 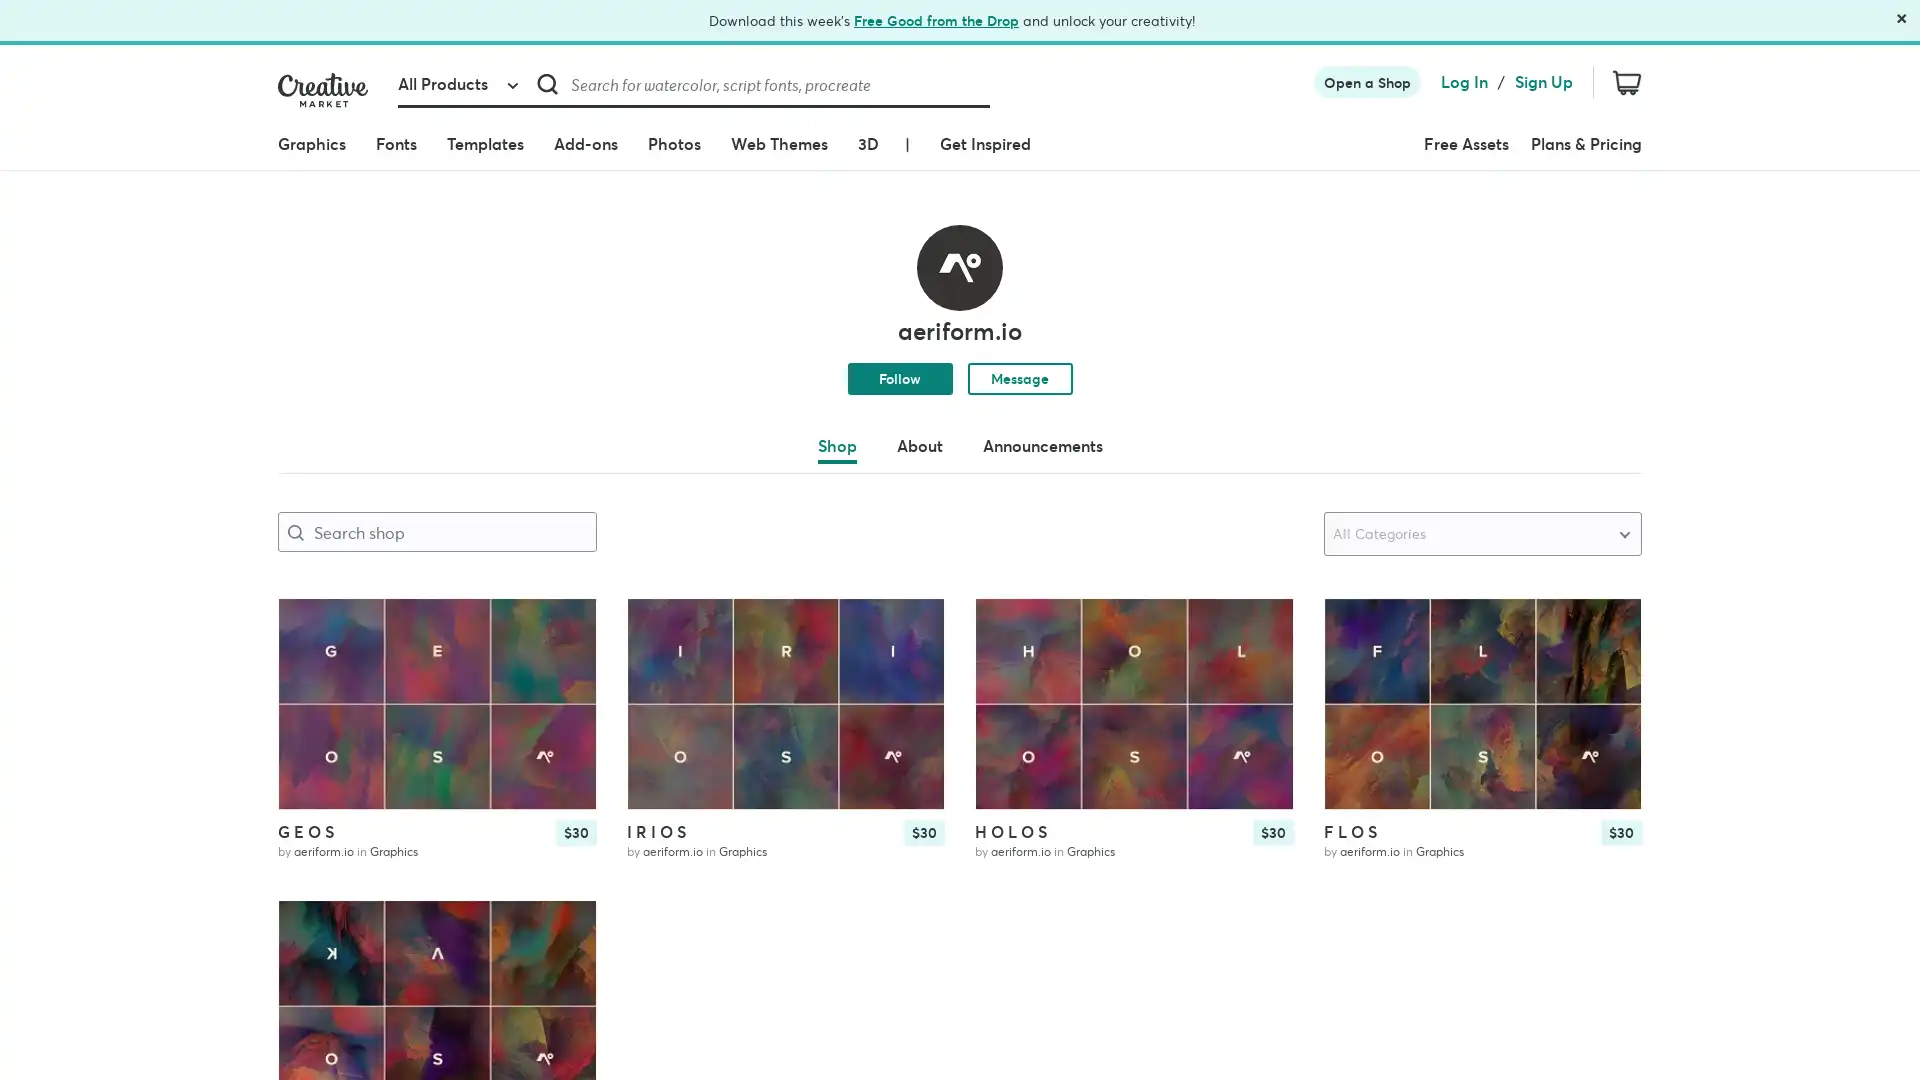 What do you see at coordinates (911, 627) in the screenshot?
I see `Like` at bounding box center [911, 627].